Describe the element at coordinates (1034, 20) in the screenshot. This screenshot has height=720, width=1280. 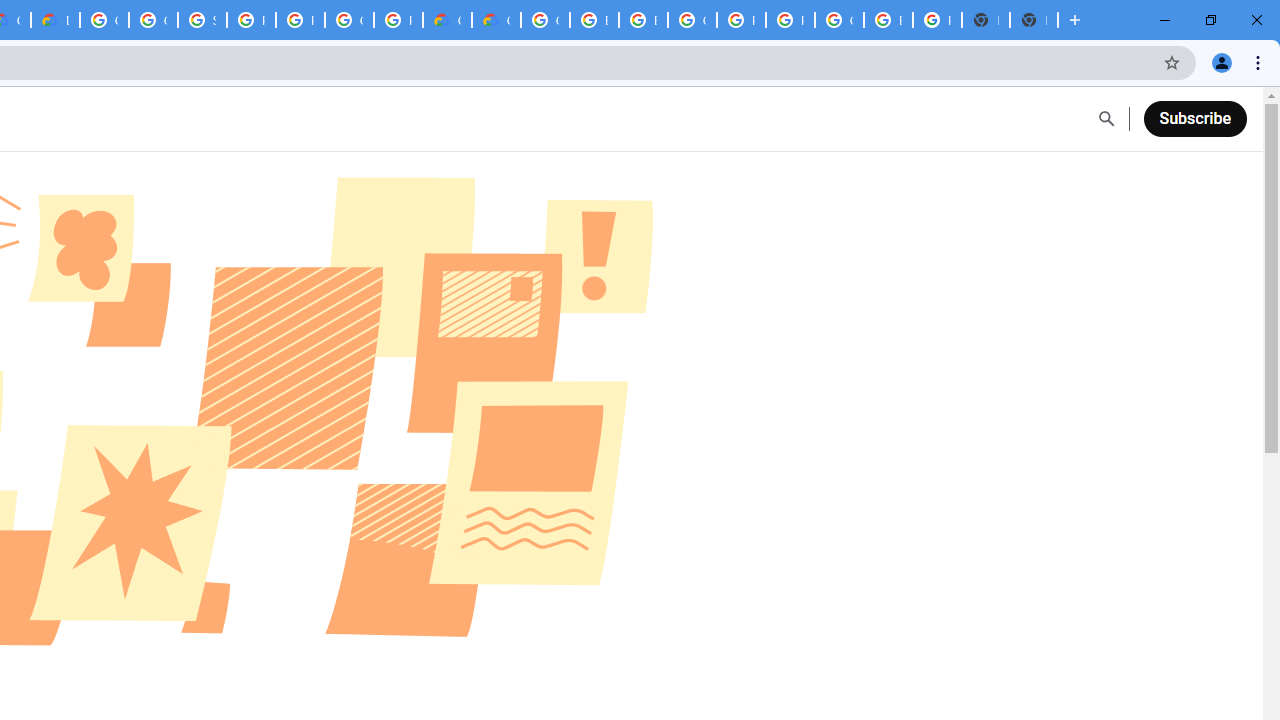
I see `'New Tab'` at that location.